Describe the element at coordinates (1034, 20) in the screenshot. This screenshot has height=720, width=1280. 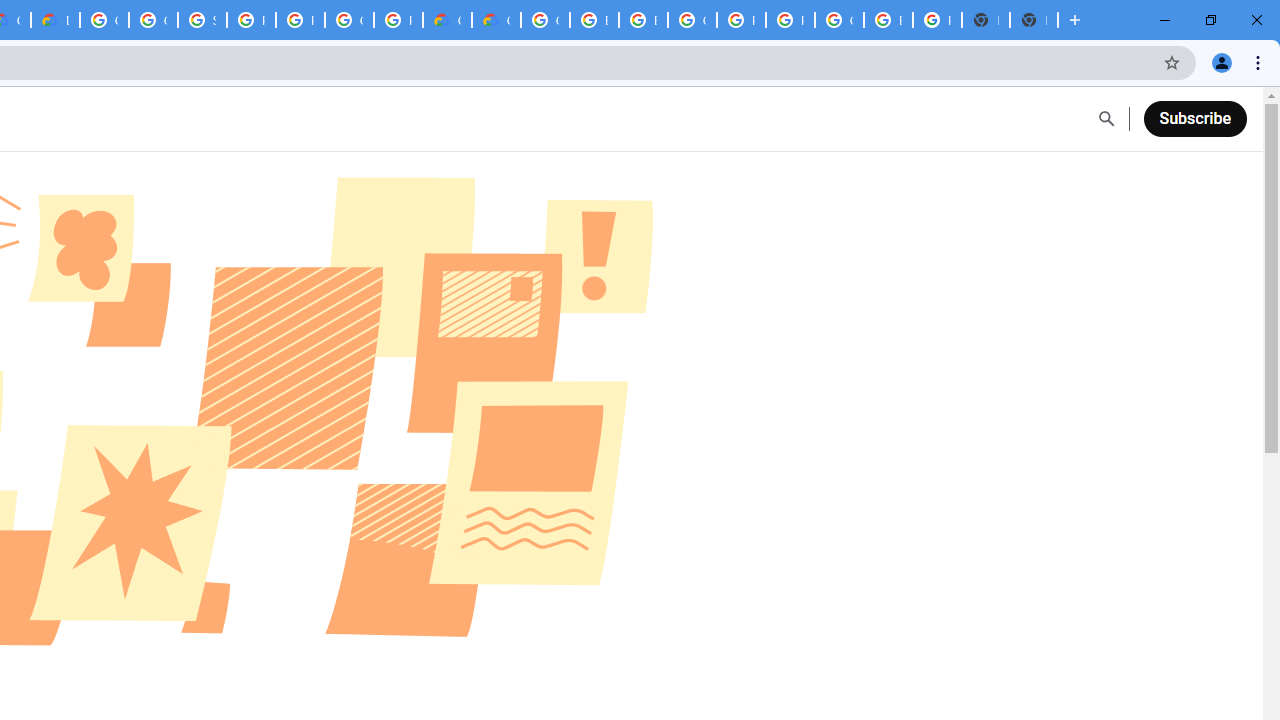
I see `'New Tab'` at that location.